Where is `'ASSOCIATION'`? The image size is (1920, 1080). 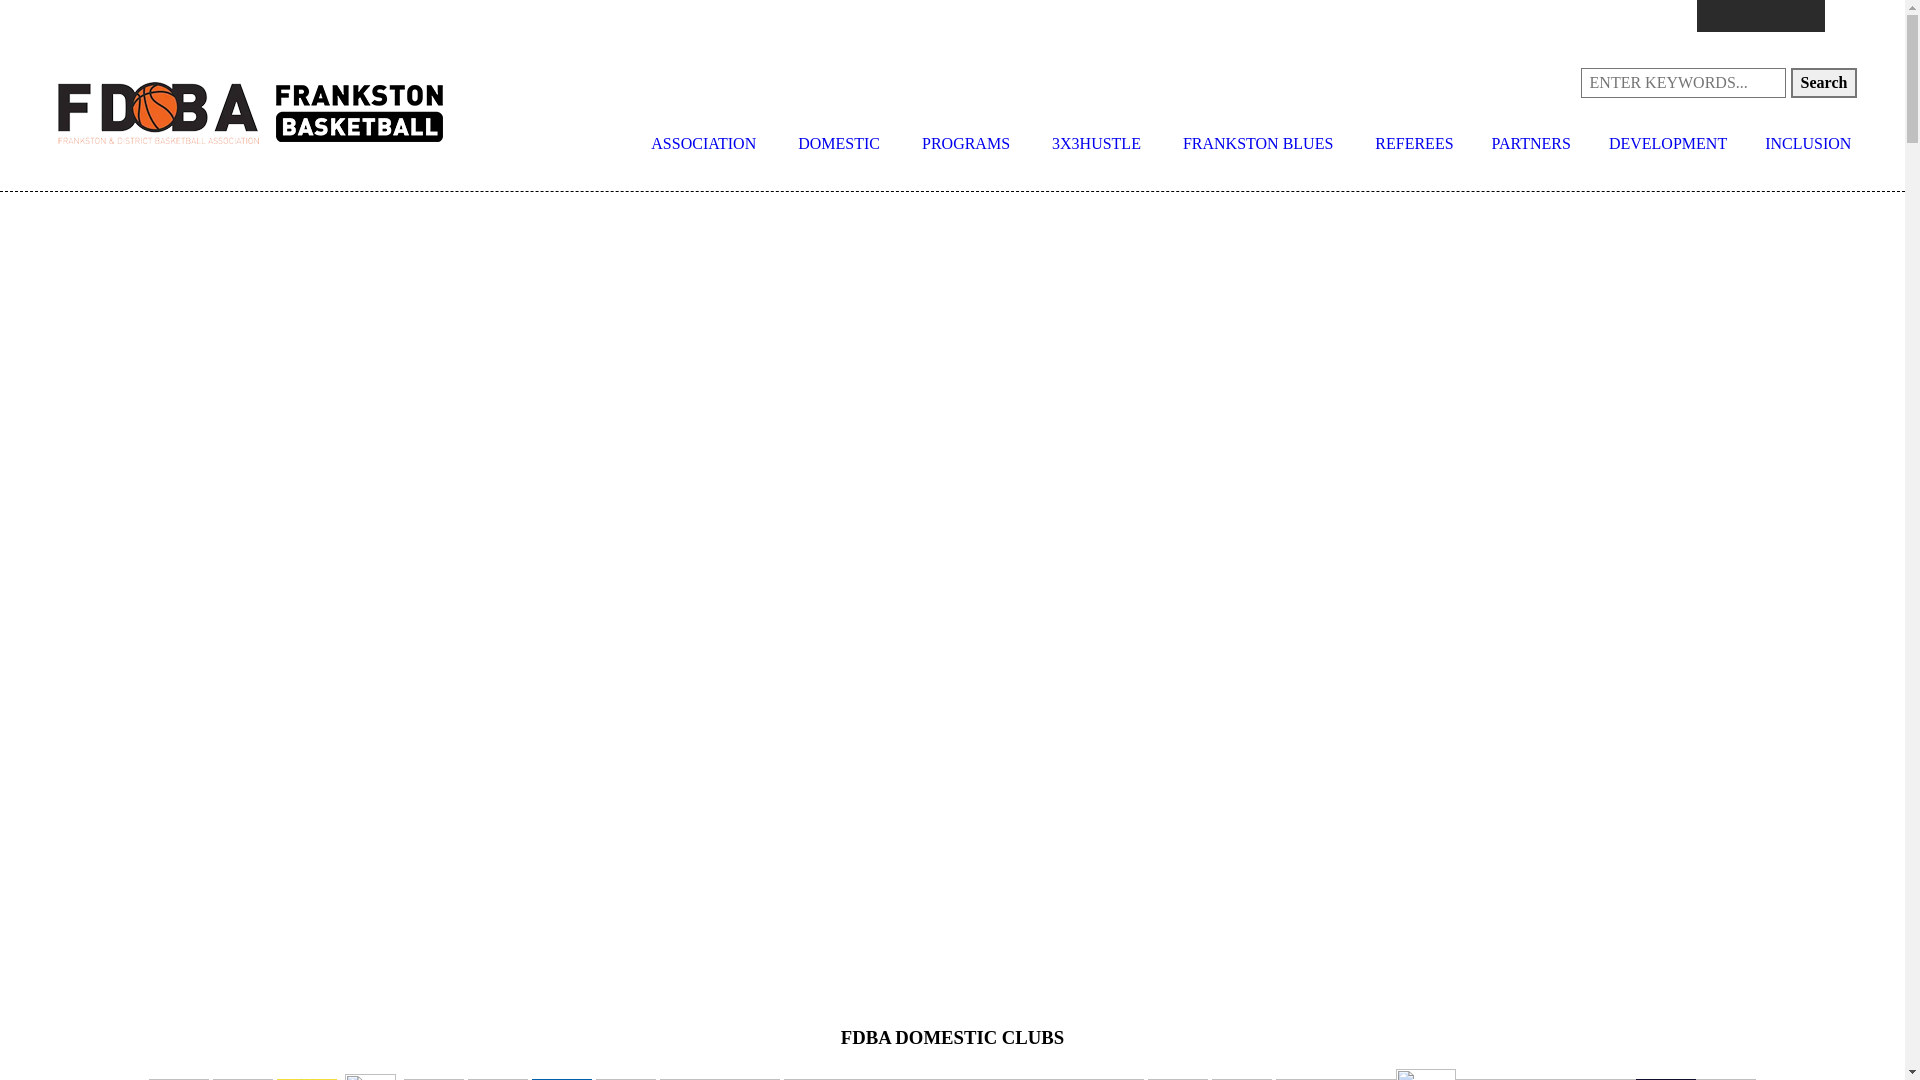
'ASSOCIATION' is located at coordinates (703, 142).